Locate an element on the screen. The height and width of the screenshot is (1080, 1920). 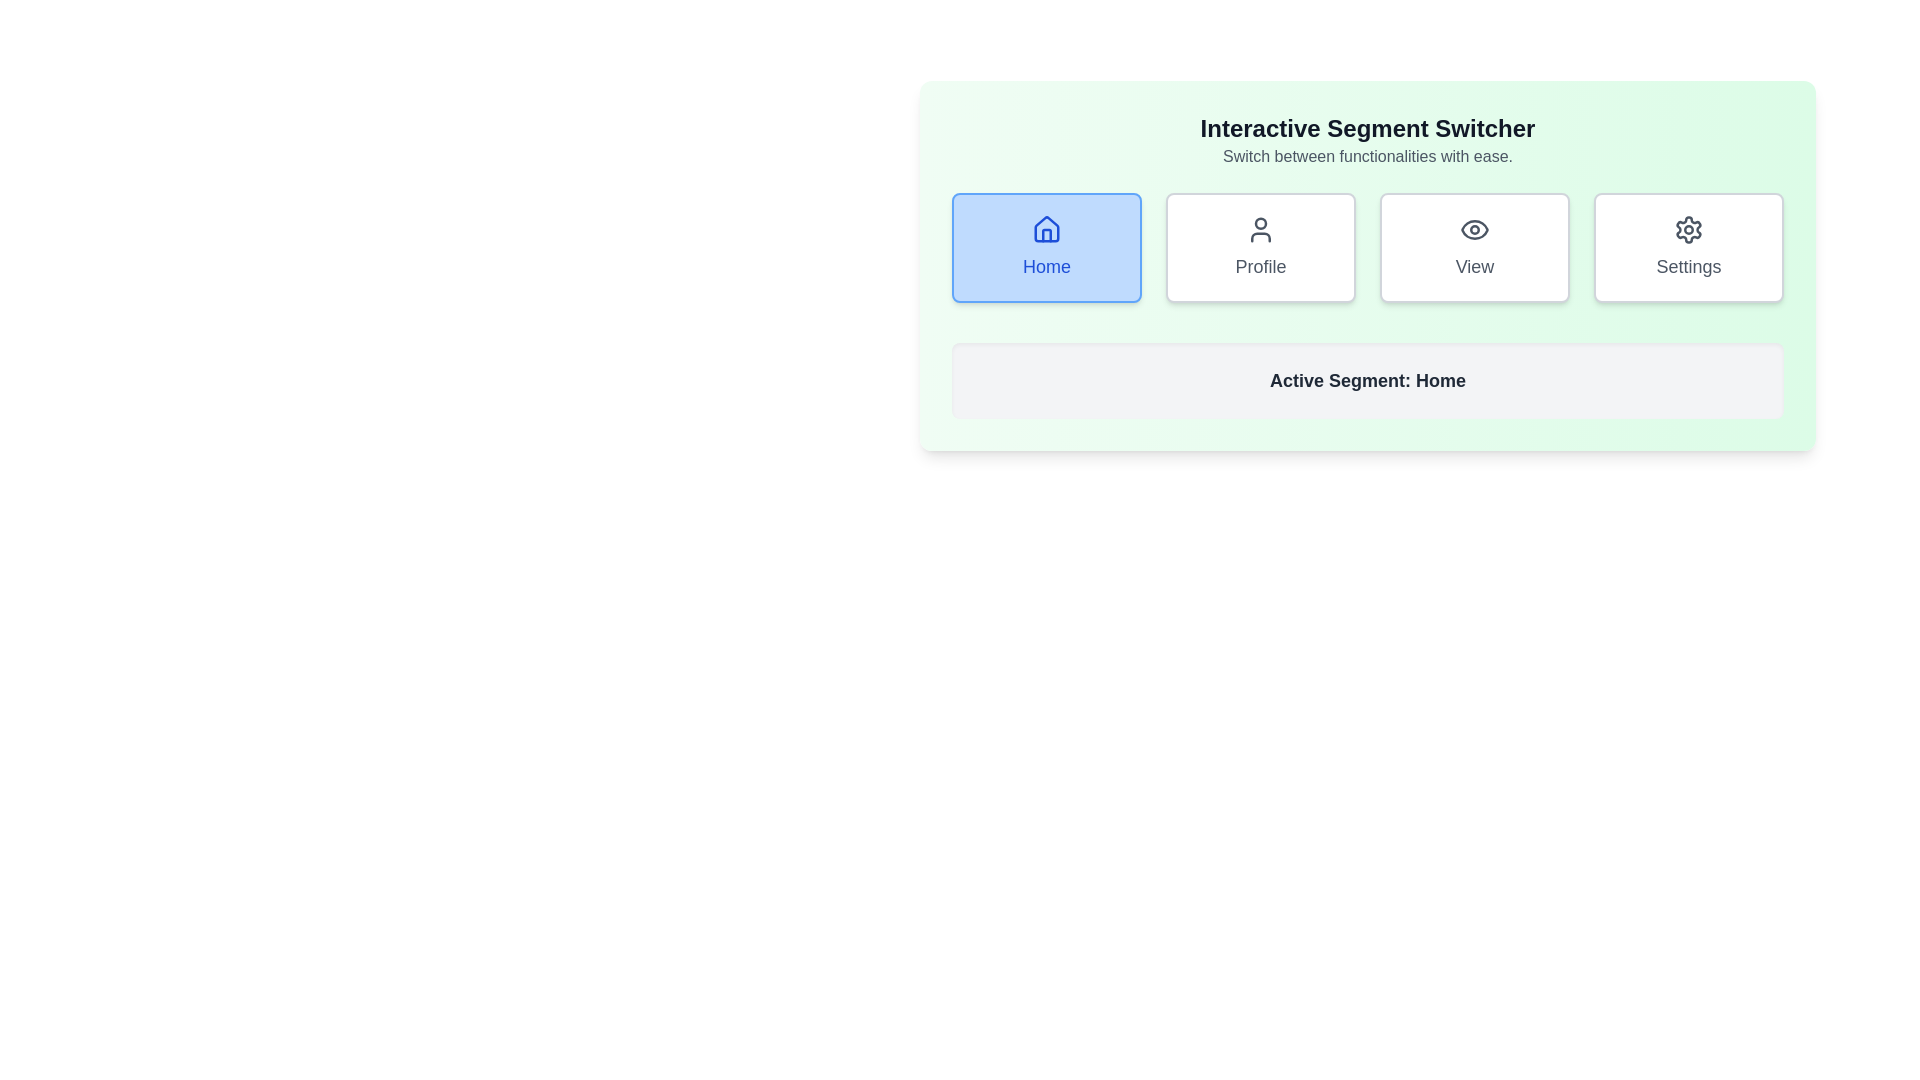
the button located in the third position from the left within a horizontal row of four buttons, beneath the heading 'Interactive Segment Switcher' is located at coordinates (1474, 246).